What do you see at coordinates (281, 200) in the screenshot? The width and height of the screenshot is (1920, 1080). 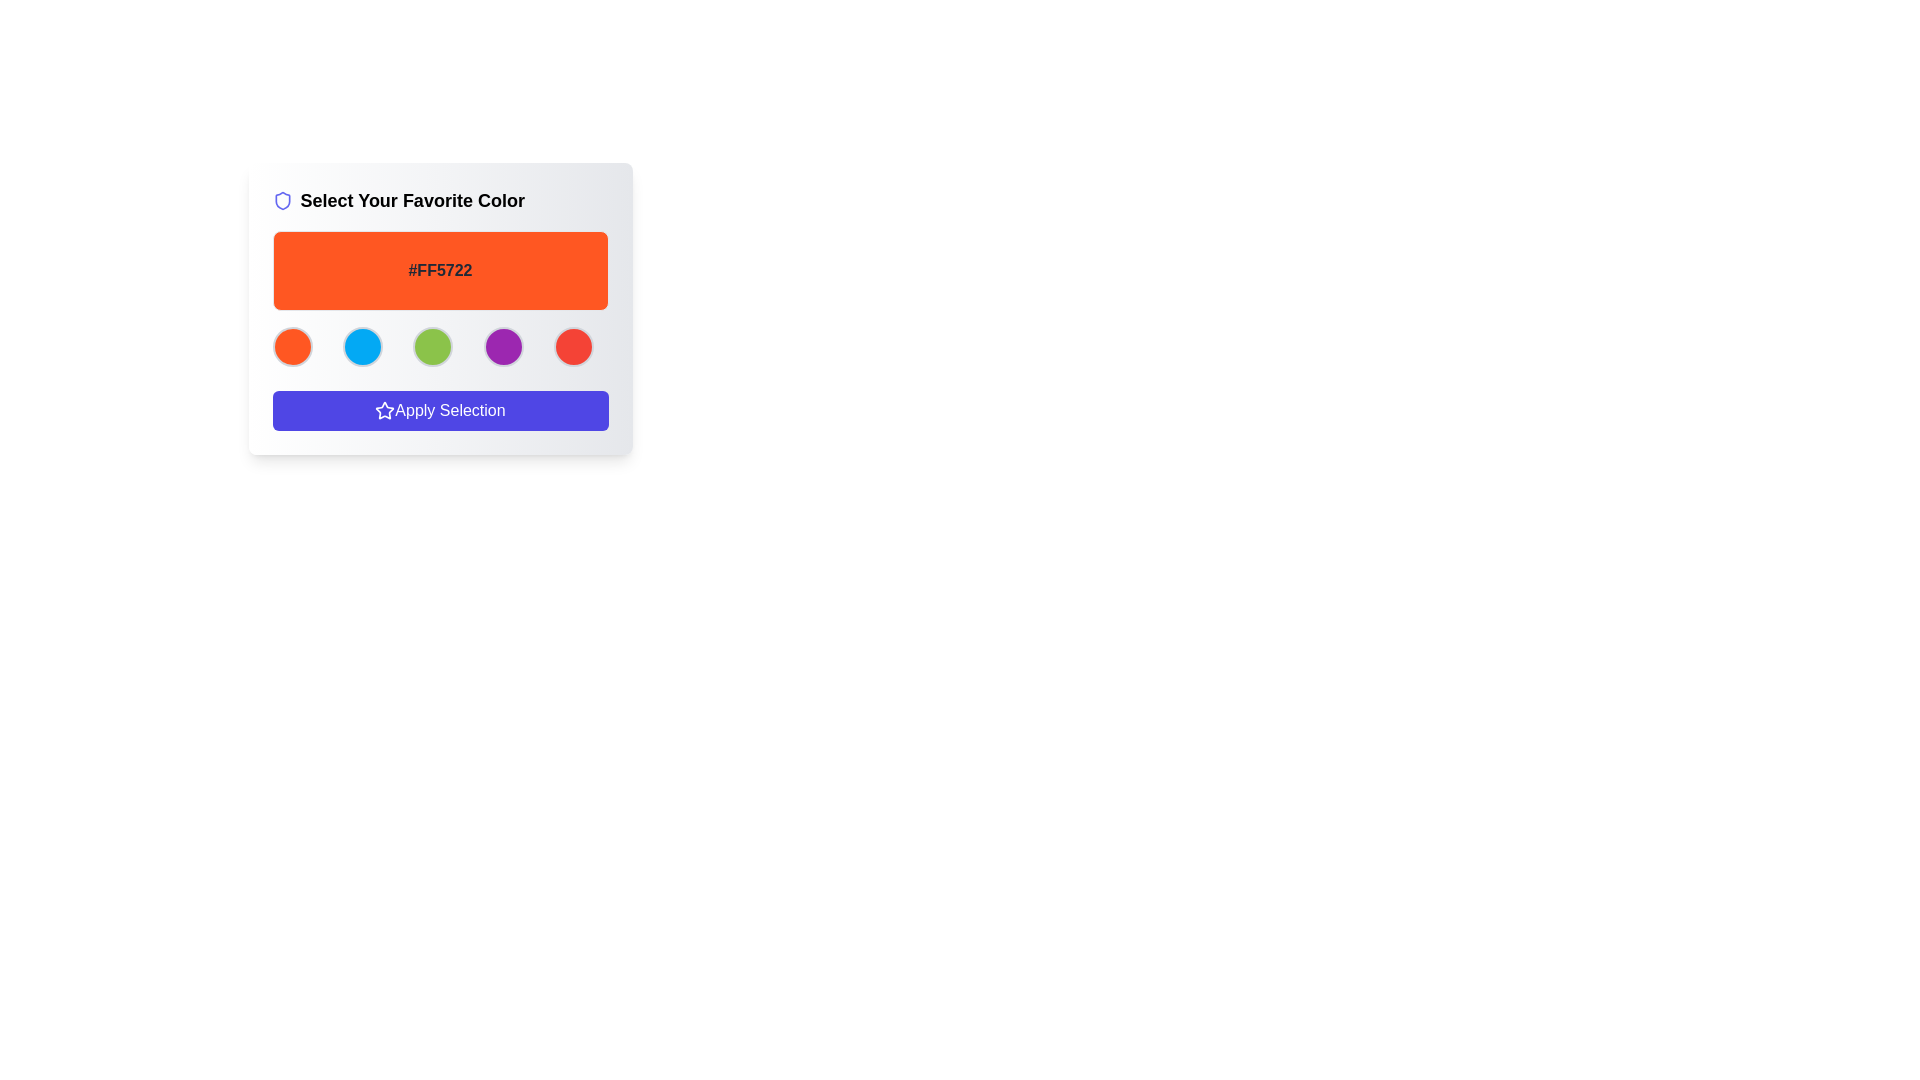 I see `the purple shield icon that is located to the left of the heading 'Select Your Favorite Color'` at bounding box center [281, 200].